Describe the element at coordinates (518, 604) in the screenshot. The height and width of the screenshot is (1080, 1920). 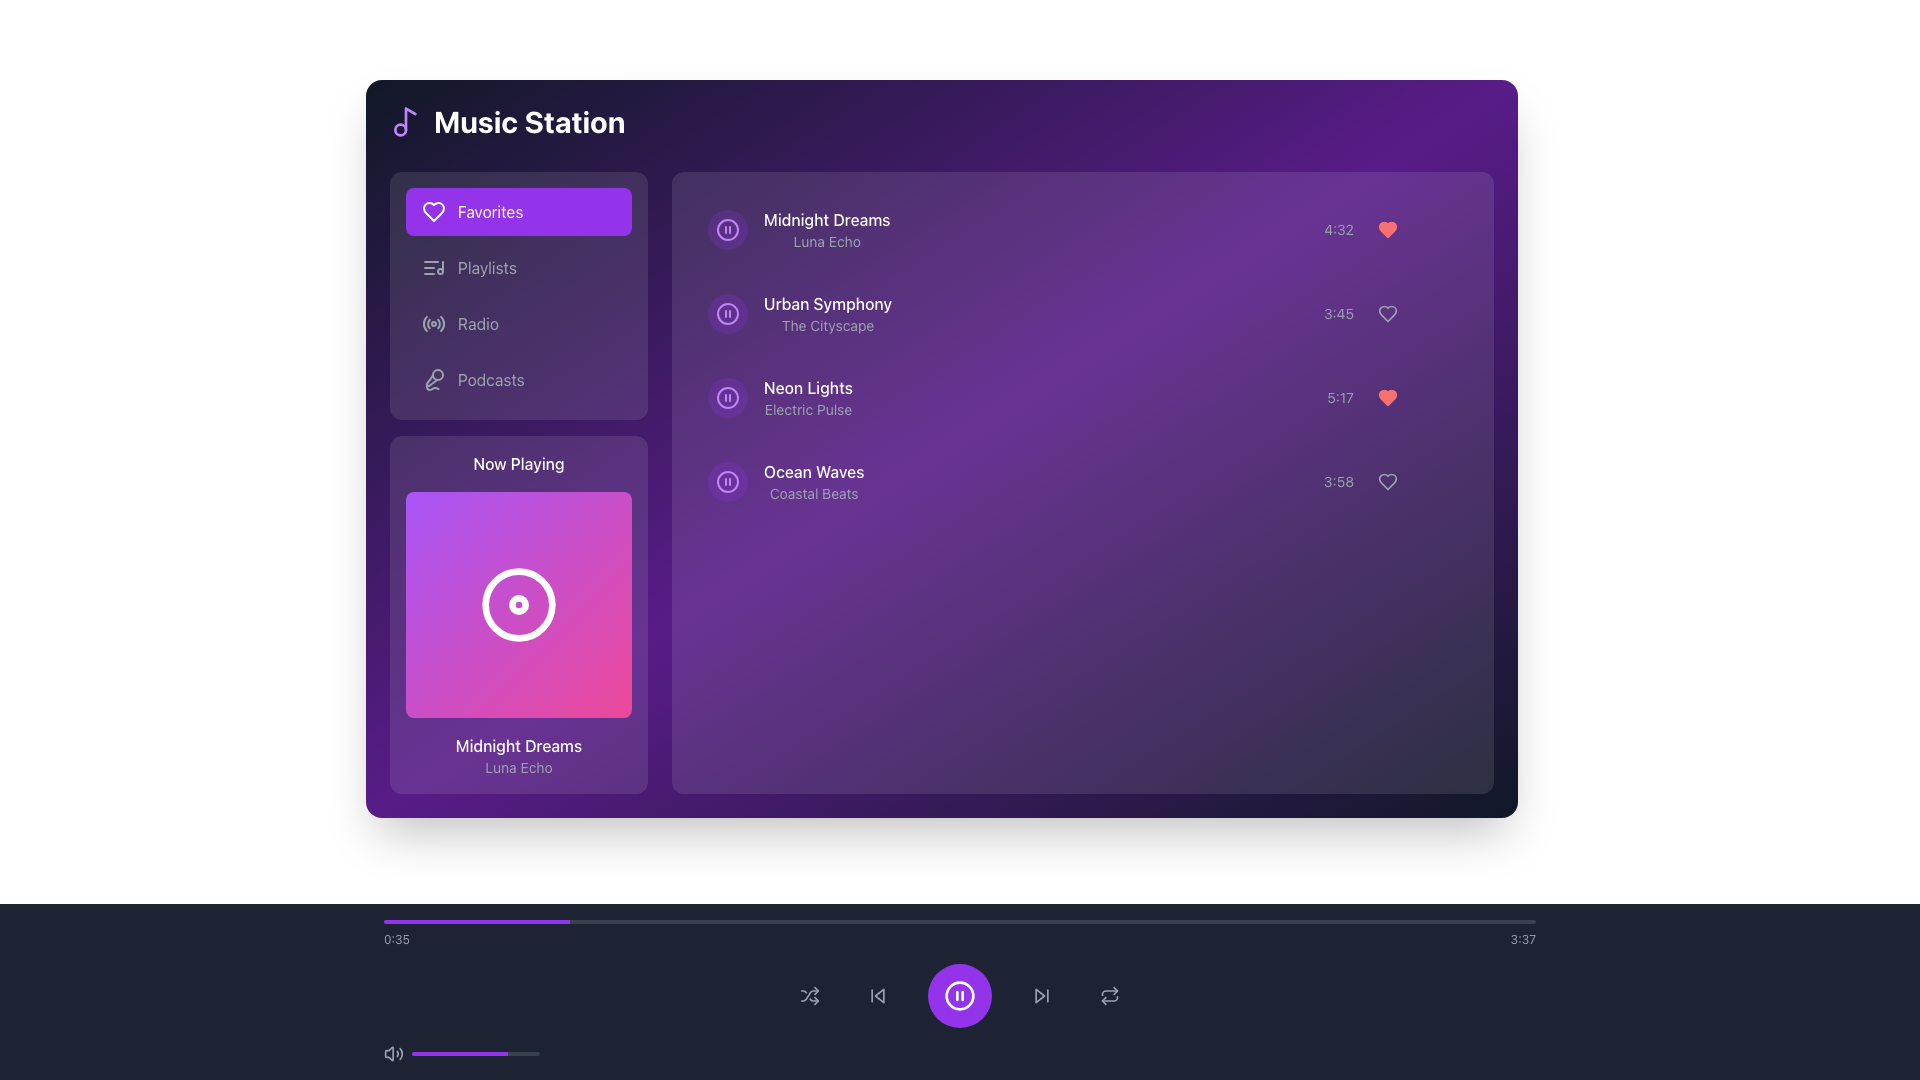
I see `the currently playing music track displayed in the 'Now Playing' section, located below the text 'Now Playing' and above 'Midnight Dreams Luna Echo'` at that location.